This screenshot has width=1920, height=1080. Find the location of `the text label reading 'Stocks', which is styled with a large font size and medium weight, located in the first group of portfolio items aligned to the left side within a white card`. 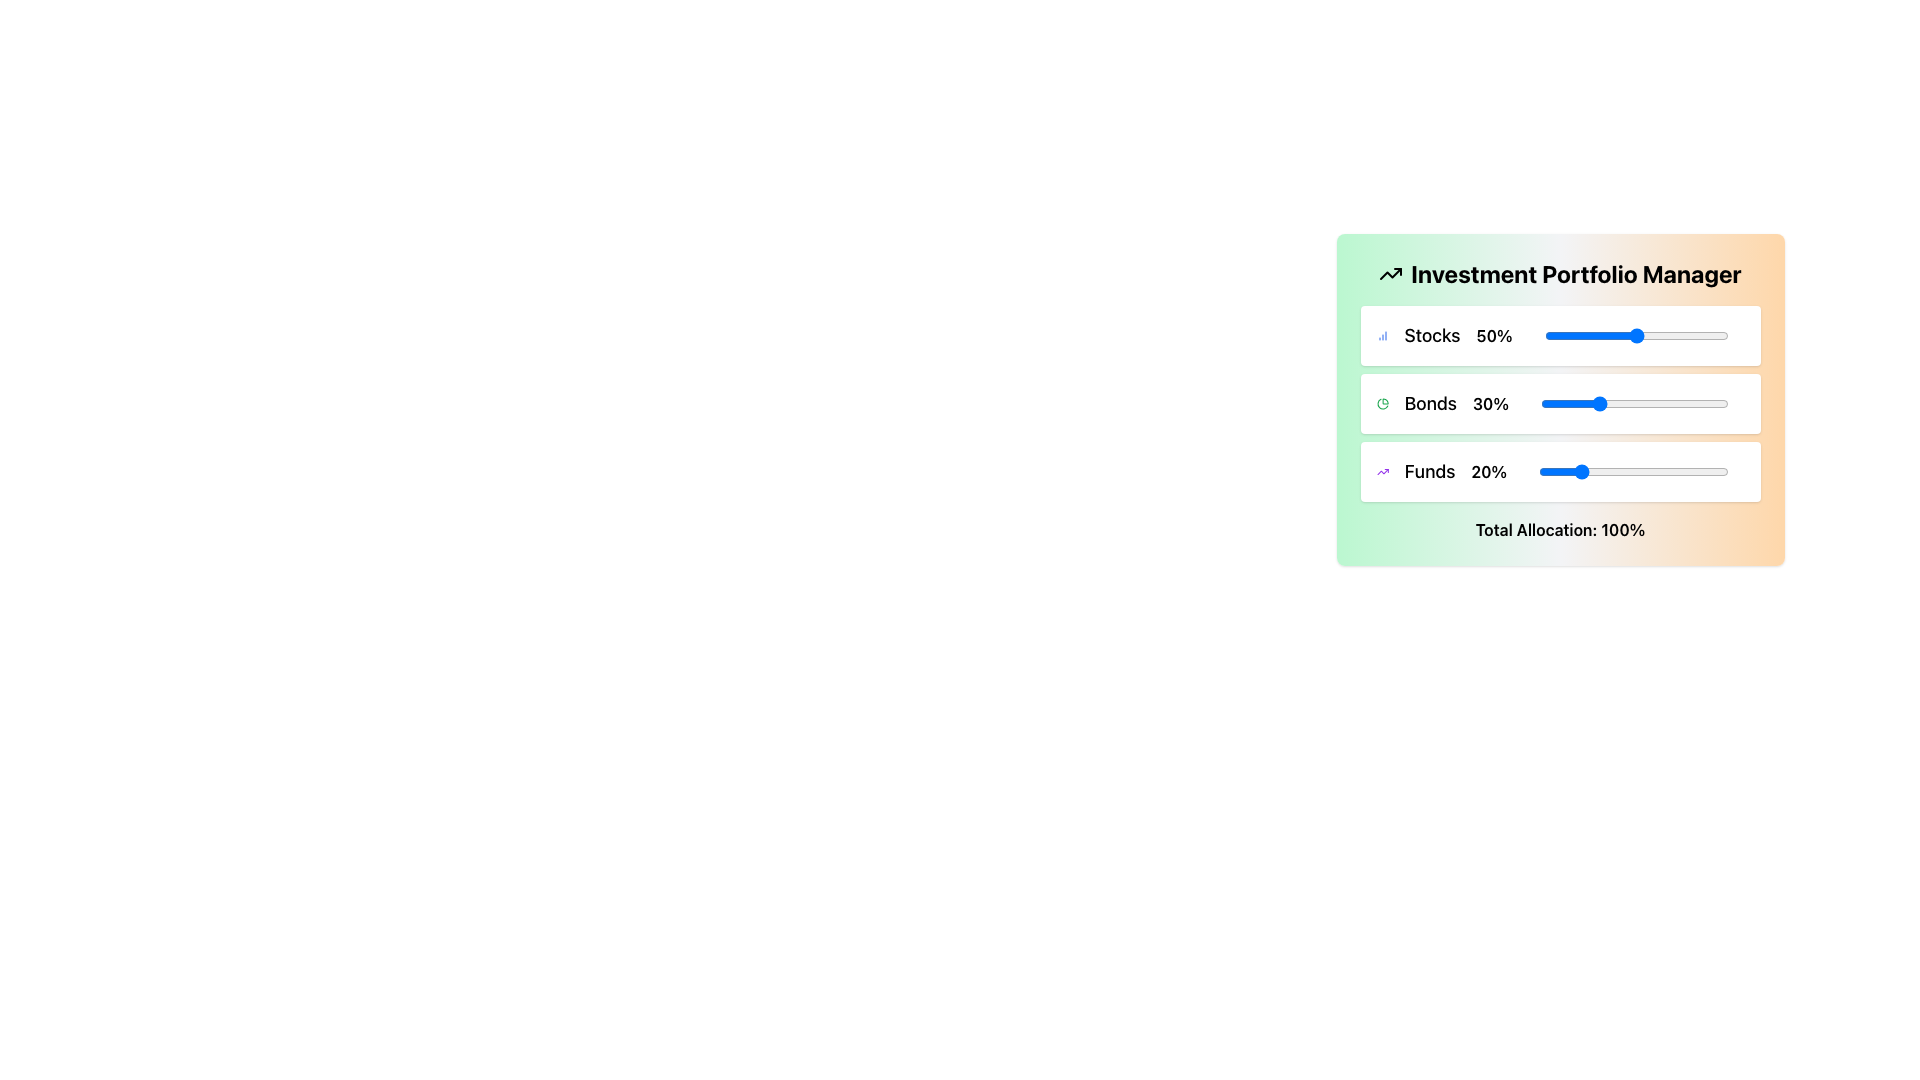

the text label reading 'Stocks', which is styled with a large font size and medium weight, located in the first group of portfolio items aligned to the left side within a white card is located at coordinates (1431, 334).